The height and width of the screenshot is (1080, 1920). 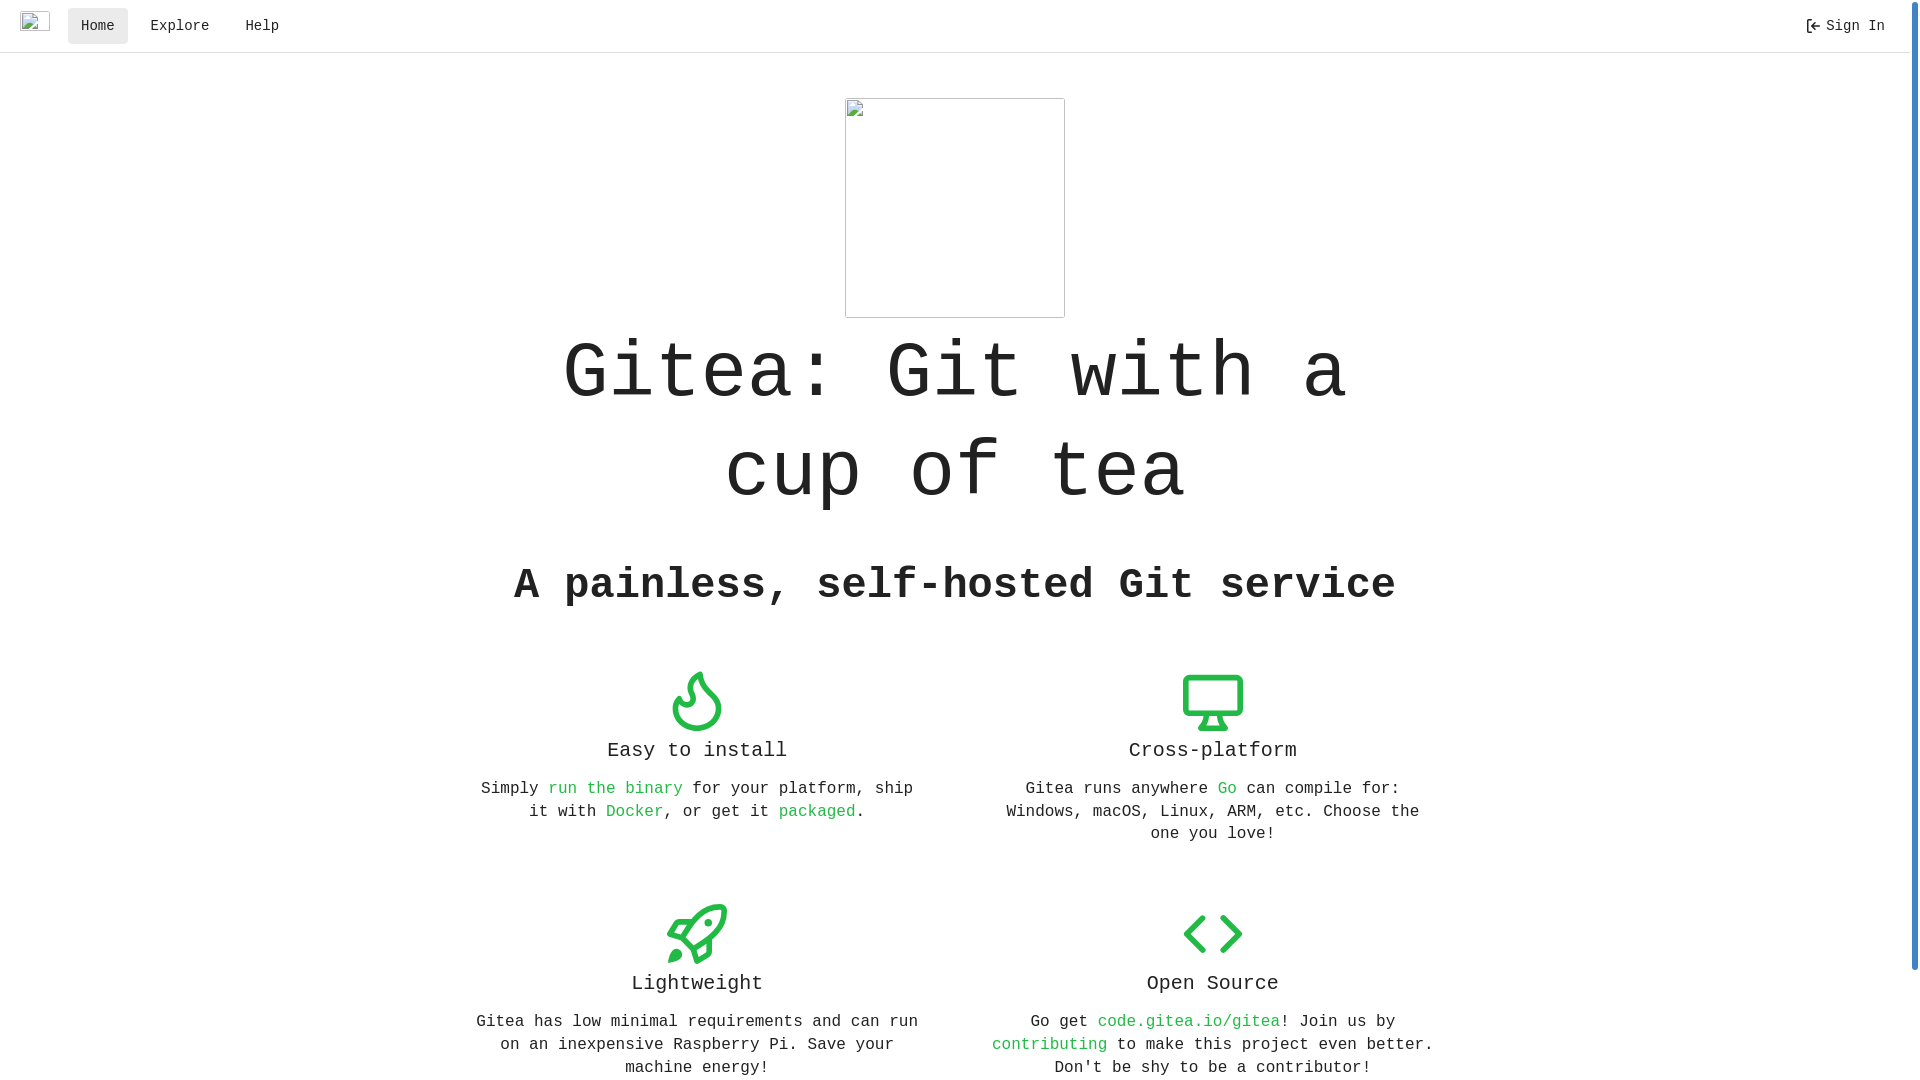 I want to click on 'contributing', so click(x=992, y=1044).